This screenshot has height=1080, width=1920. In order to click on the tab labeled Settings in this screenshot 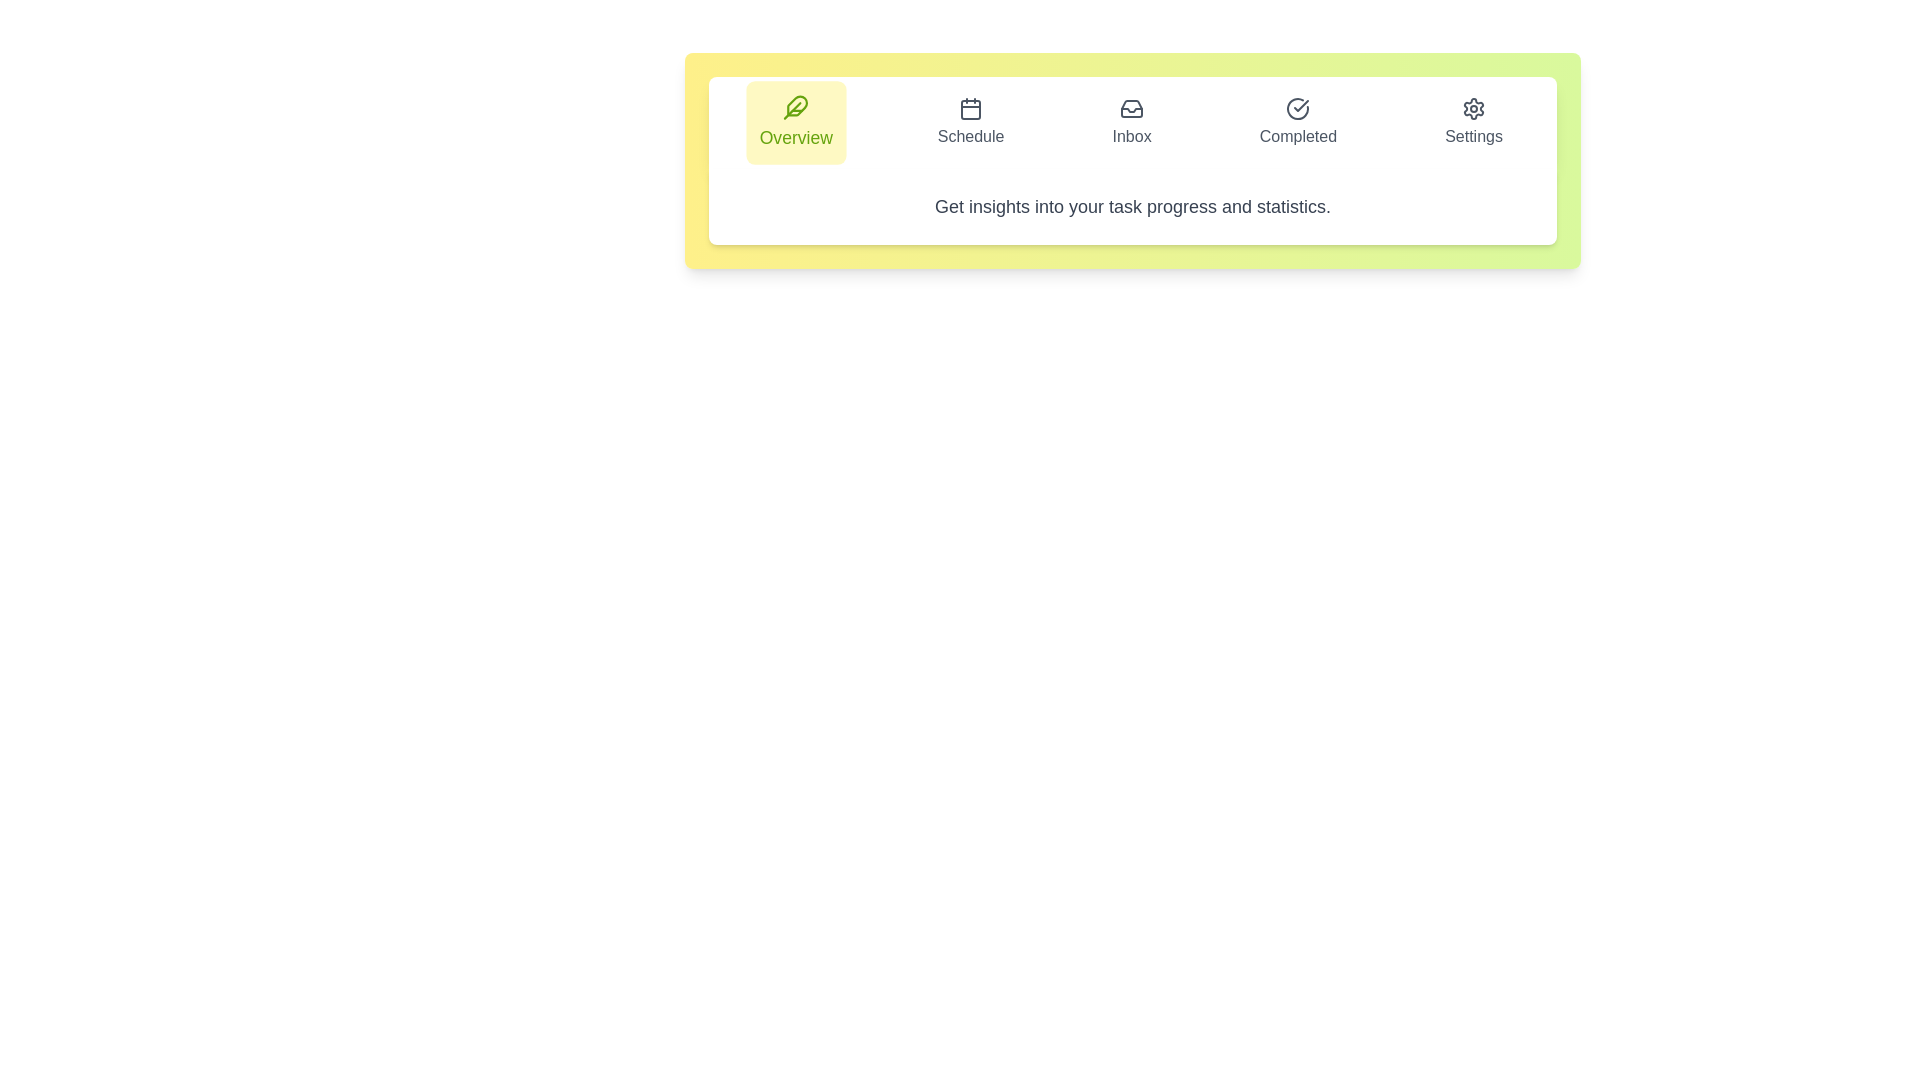, I will do `click(1473, 123)`.